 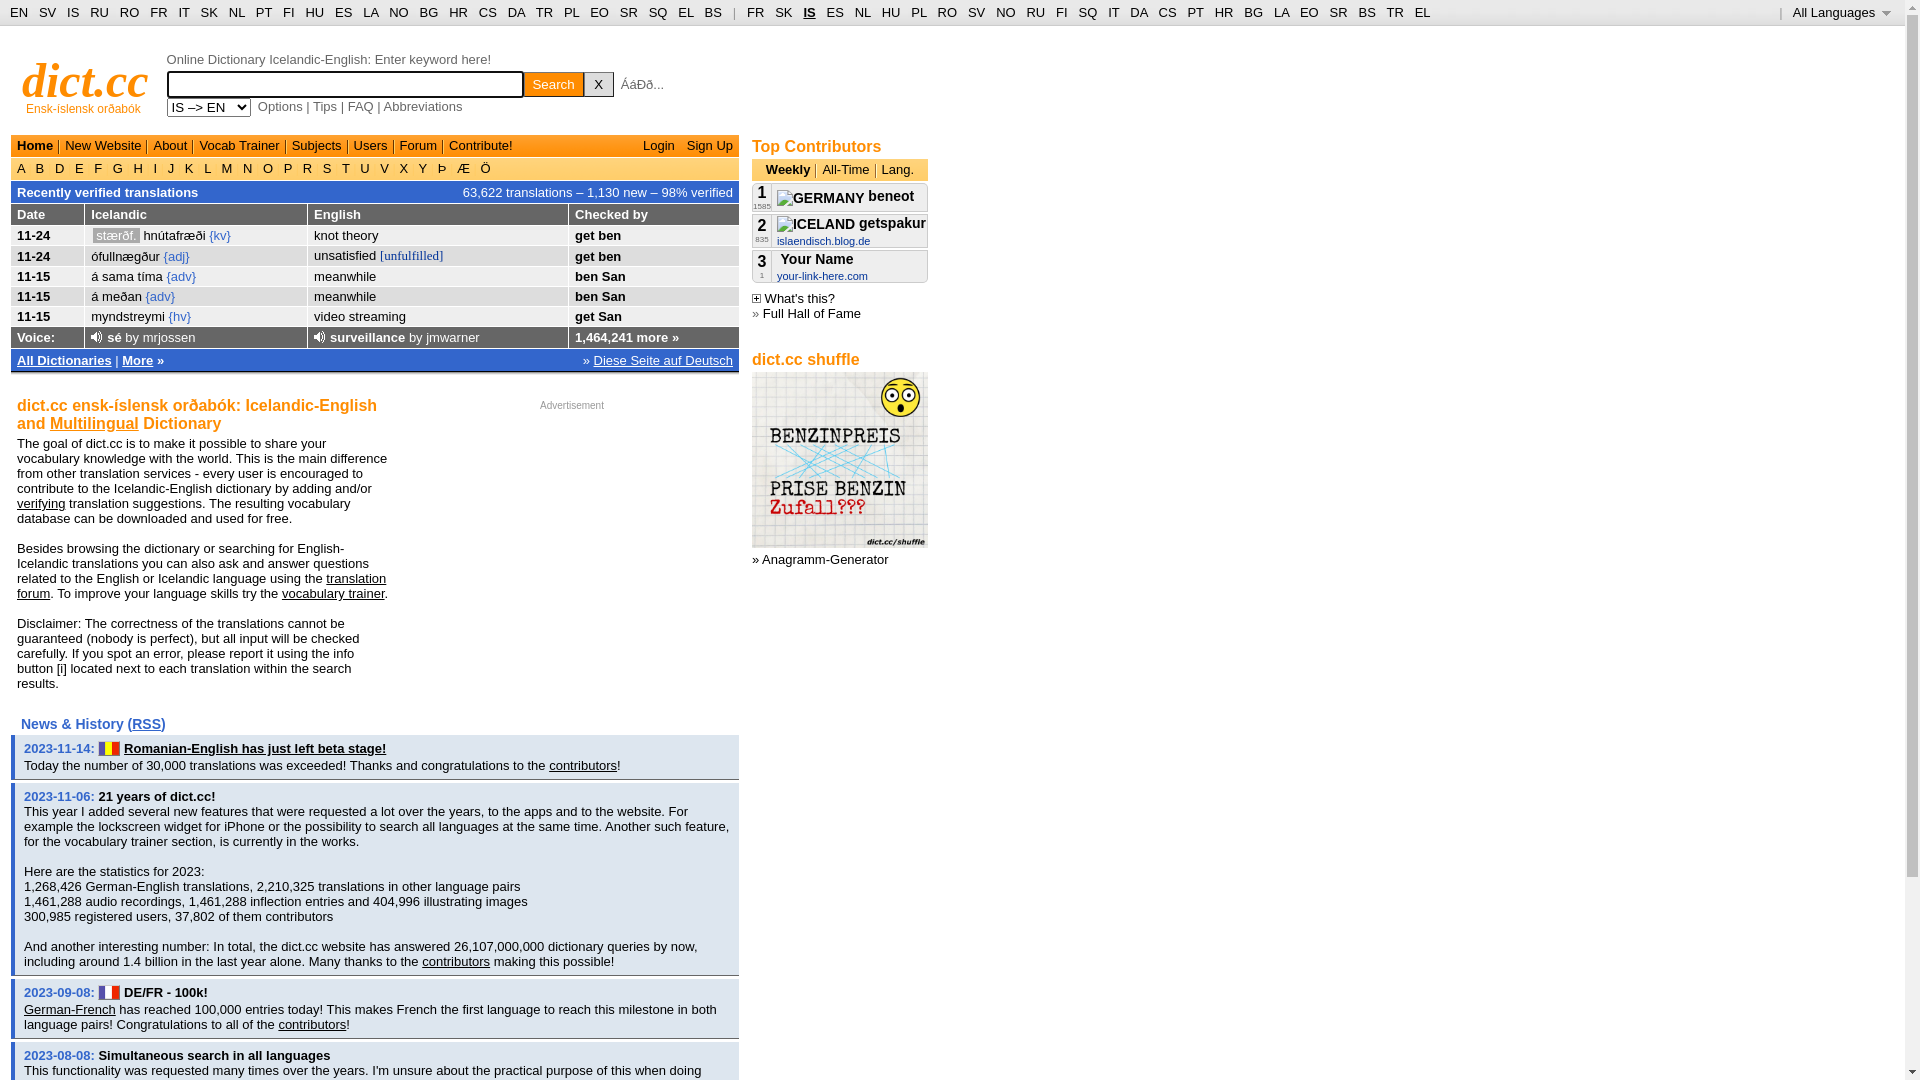 What do you see at coordinates (448, 144) in the screenshot?
I see `'Contribute!'` at bounding box center [448, 144].